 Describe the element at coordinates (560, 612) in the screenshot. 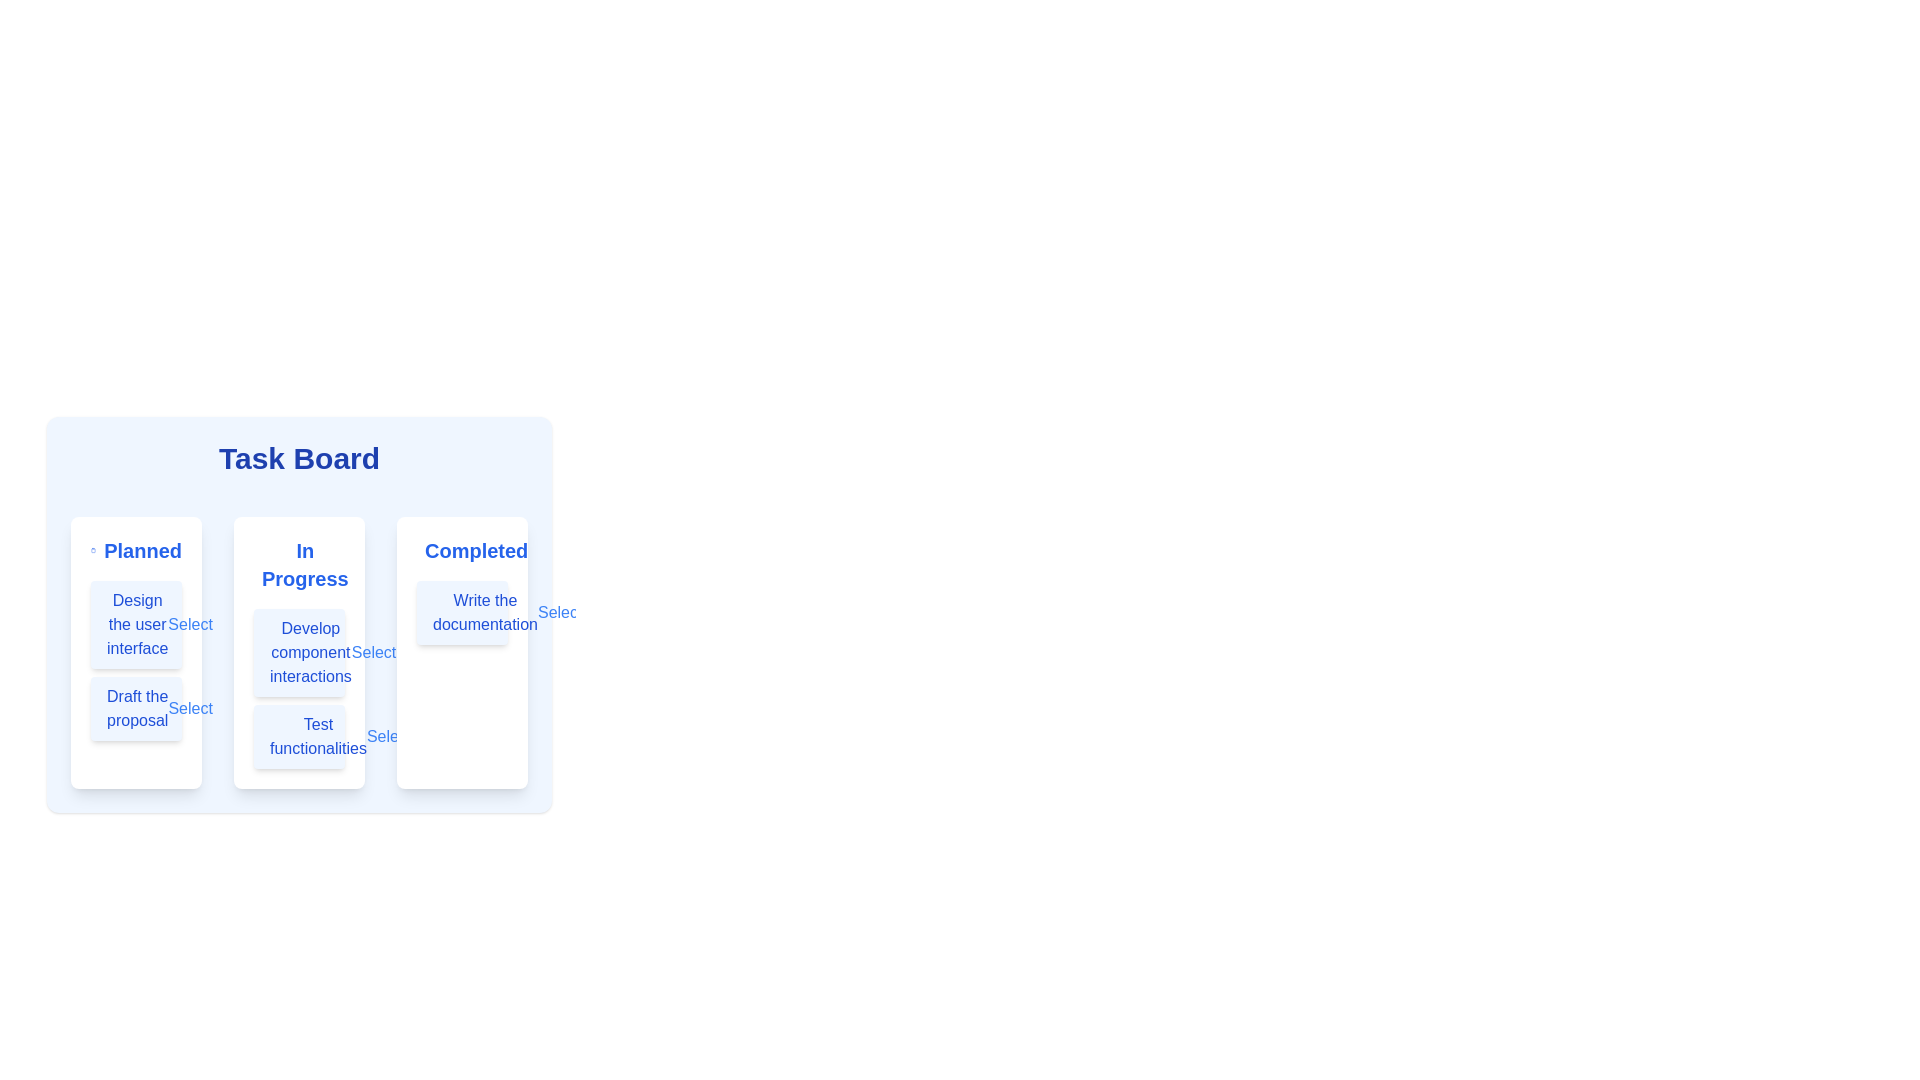

I see `the interactive text link located in the 'Completed' section of the 'Task Board' interface, adjacent to the text 'Write the documentation'` at that location.